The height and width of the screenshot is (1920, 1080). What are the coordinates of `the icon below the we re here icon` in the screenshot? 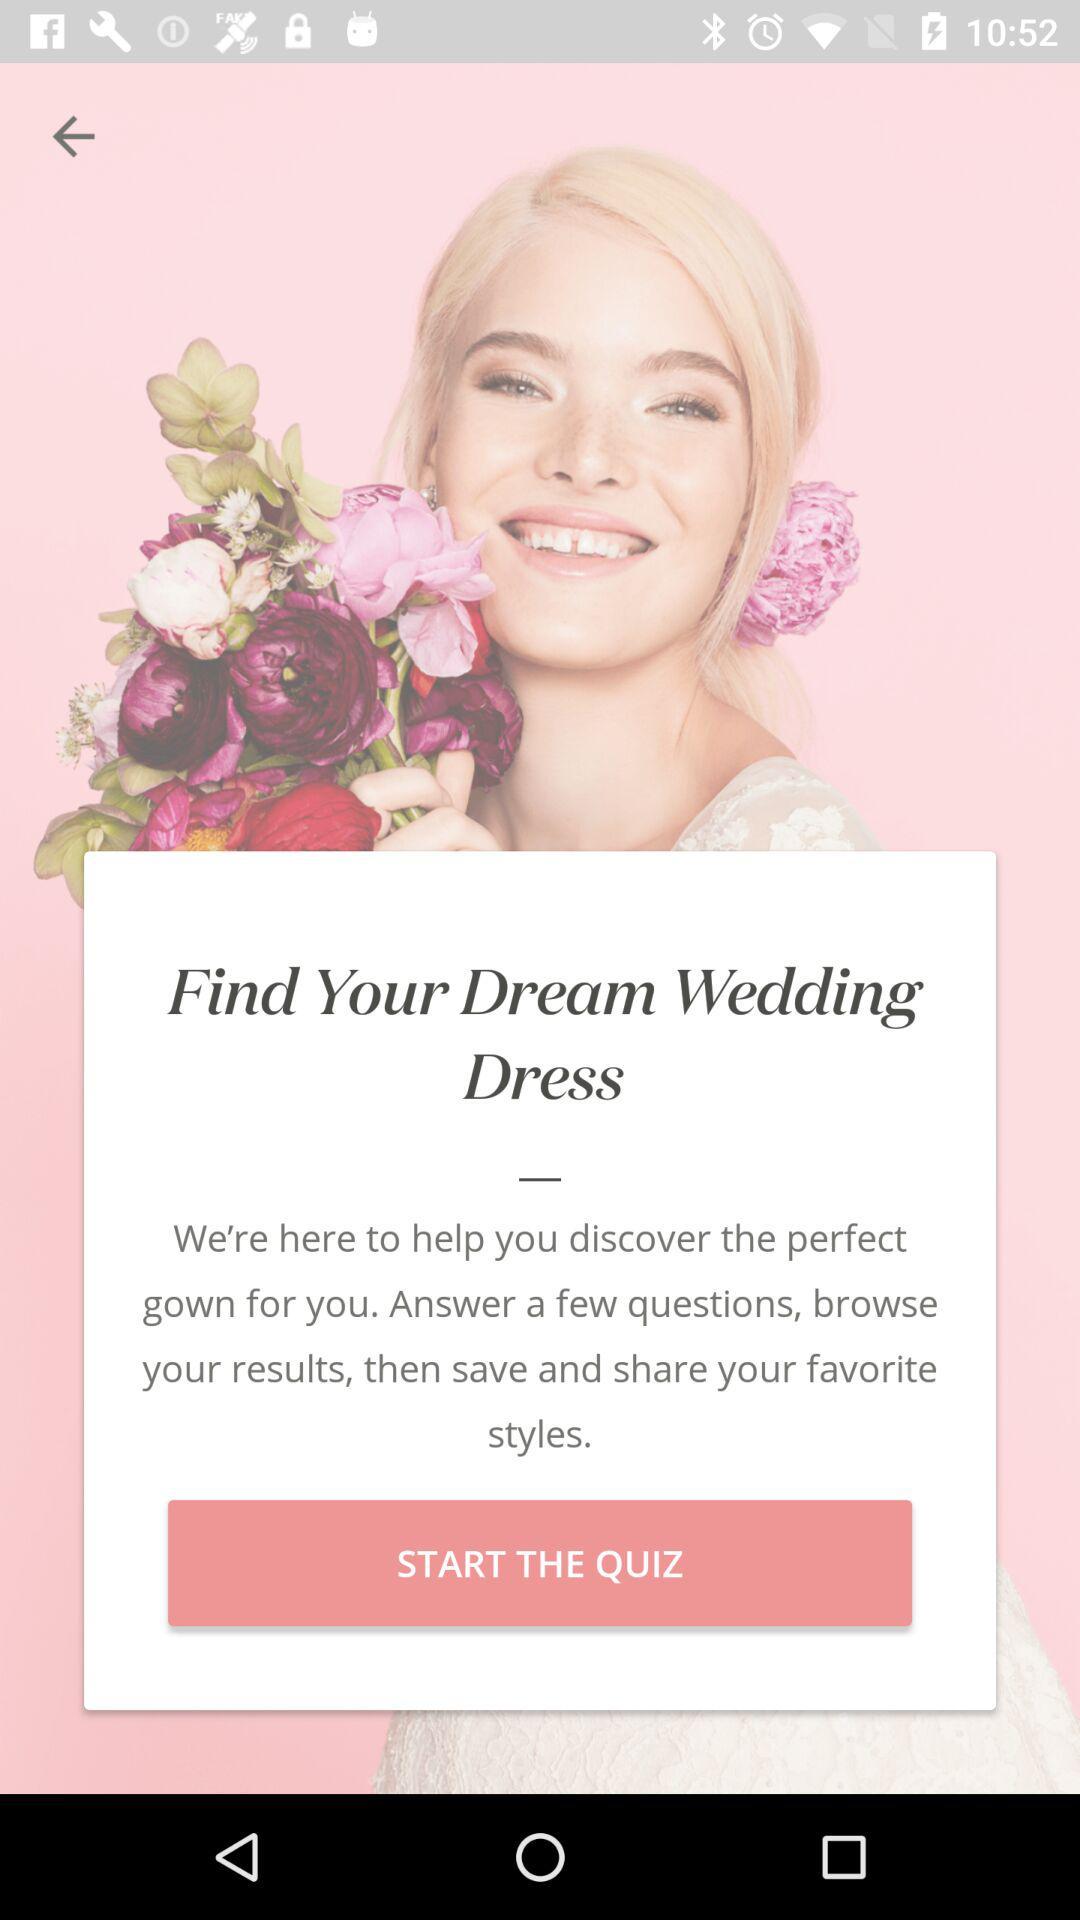 It's located at (540, 1562).